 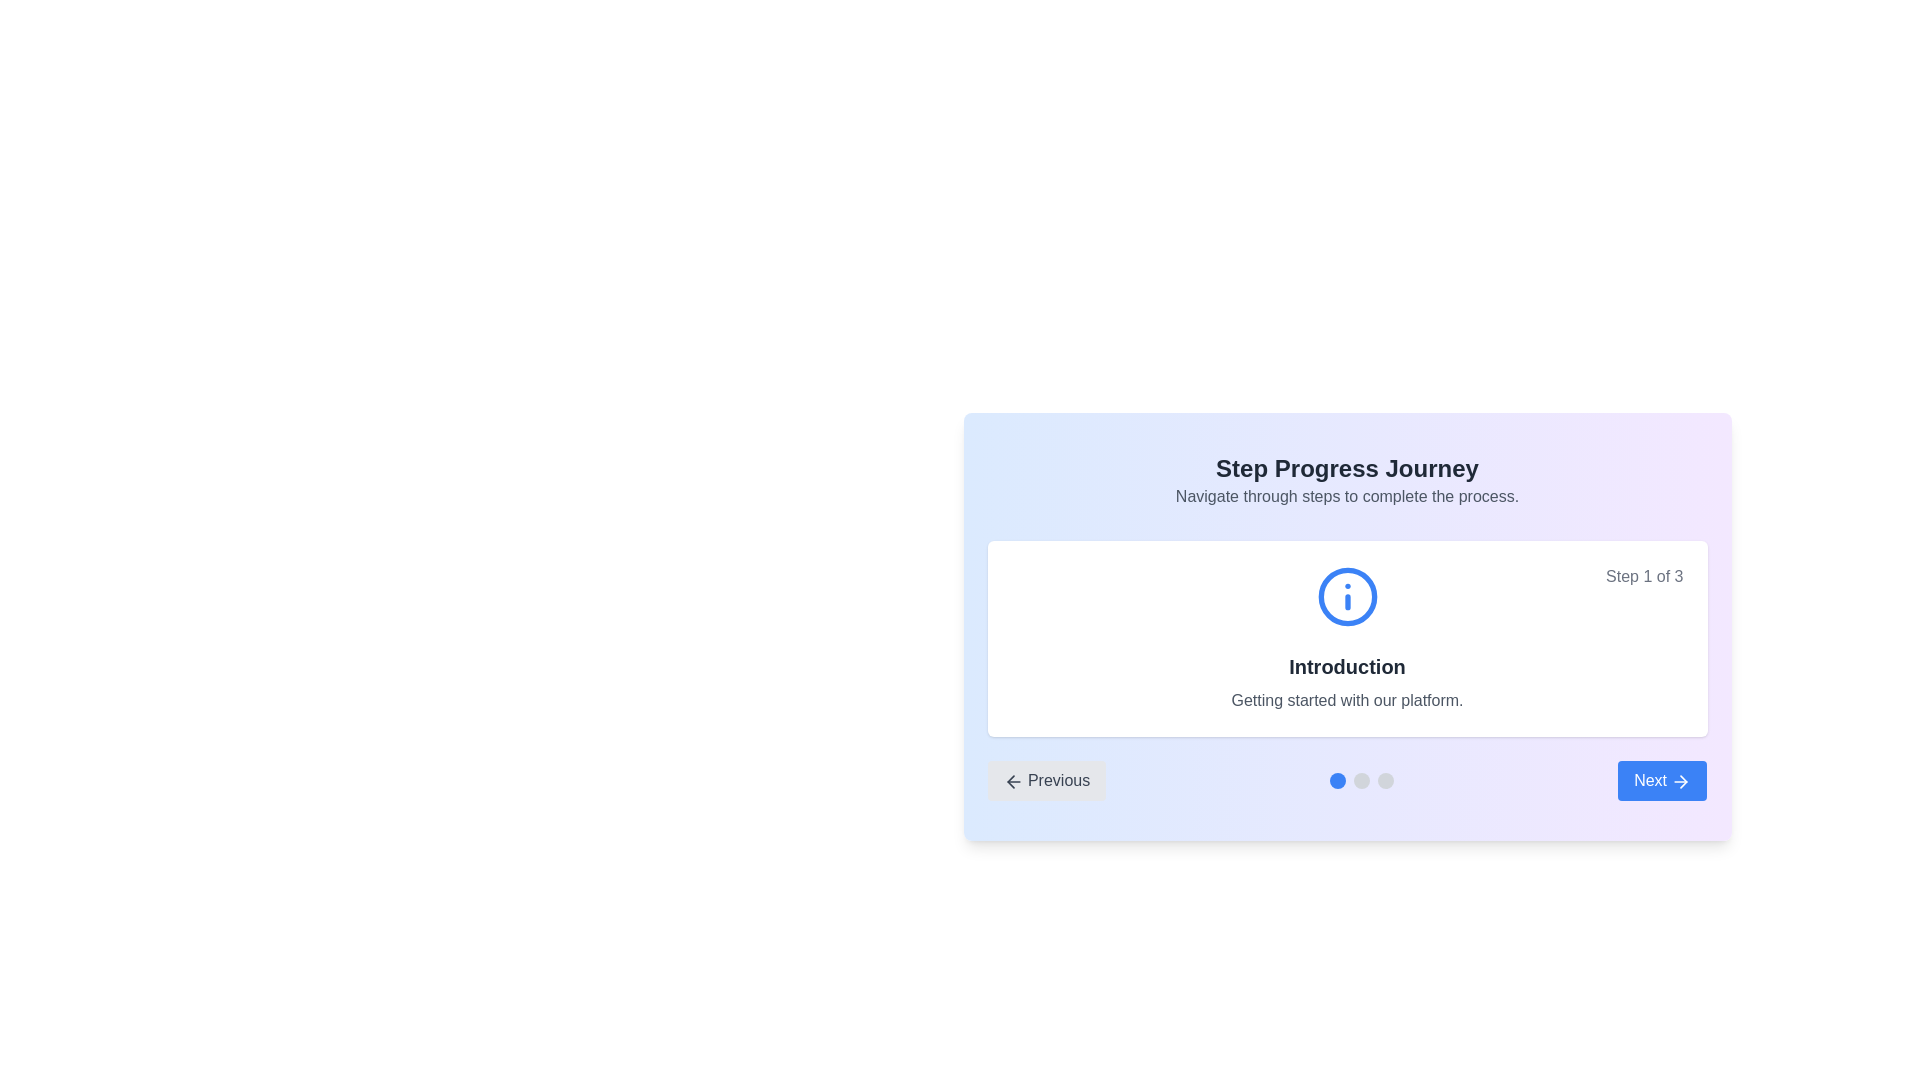 What do you see at coordinates (1347, 596) in the screenshot?
I see `the information icon, which is a circular blue outline with an 'i' in the center, located near the top center of a white card above the text 'Introduction' on the purple gradient panel titled 'Step Progress Journey'` at bounding box center [1347, 596].